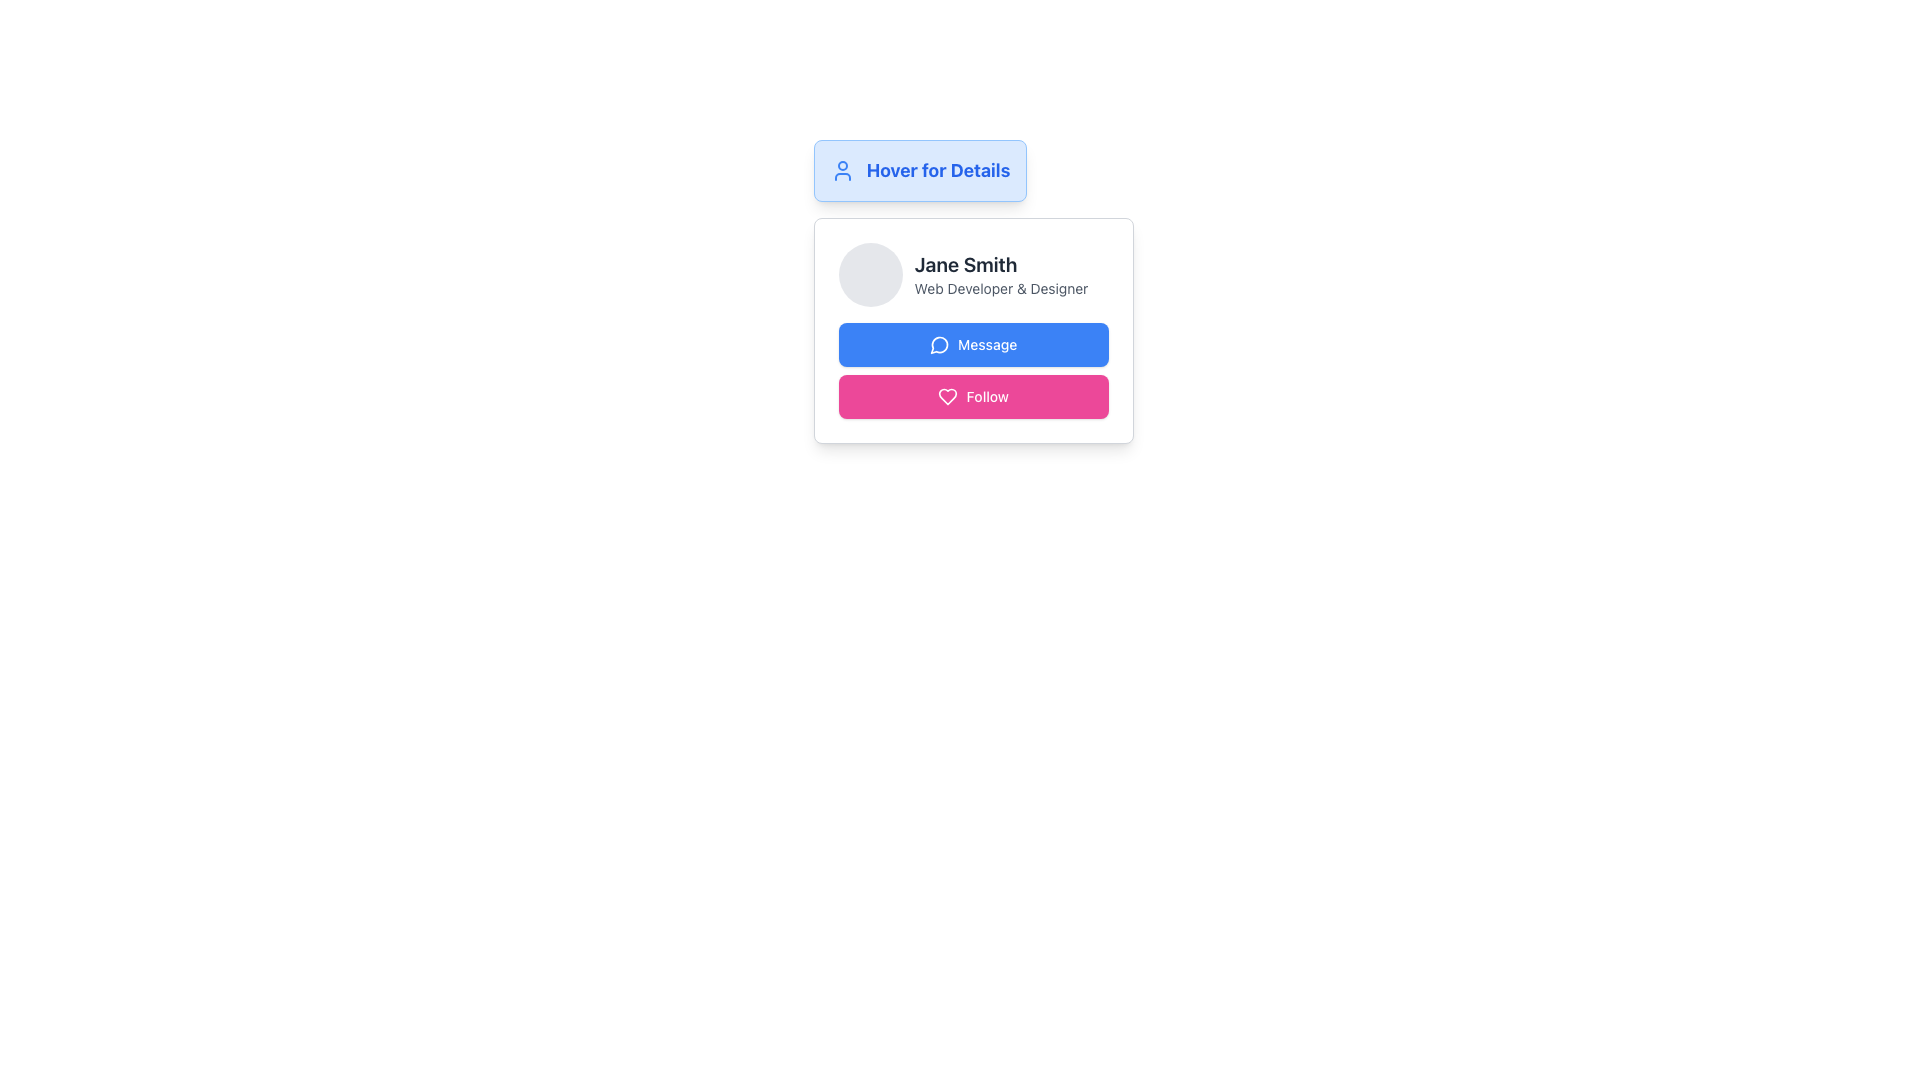  What do you see at coordinates (973, 397) in the screenshot?
I see `the 'Follow' button with a vibrant pink background and white text, located below the blue 'Message' button` at bounding box center [973, 397].